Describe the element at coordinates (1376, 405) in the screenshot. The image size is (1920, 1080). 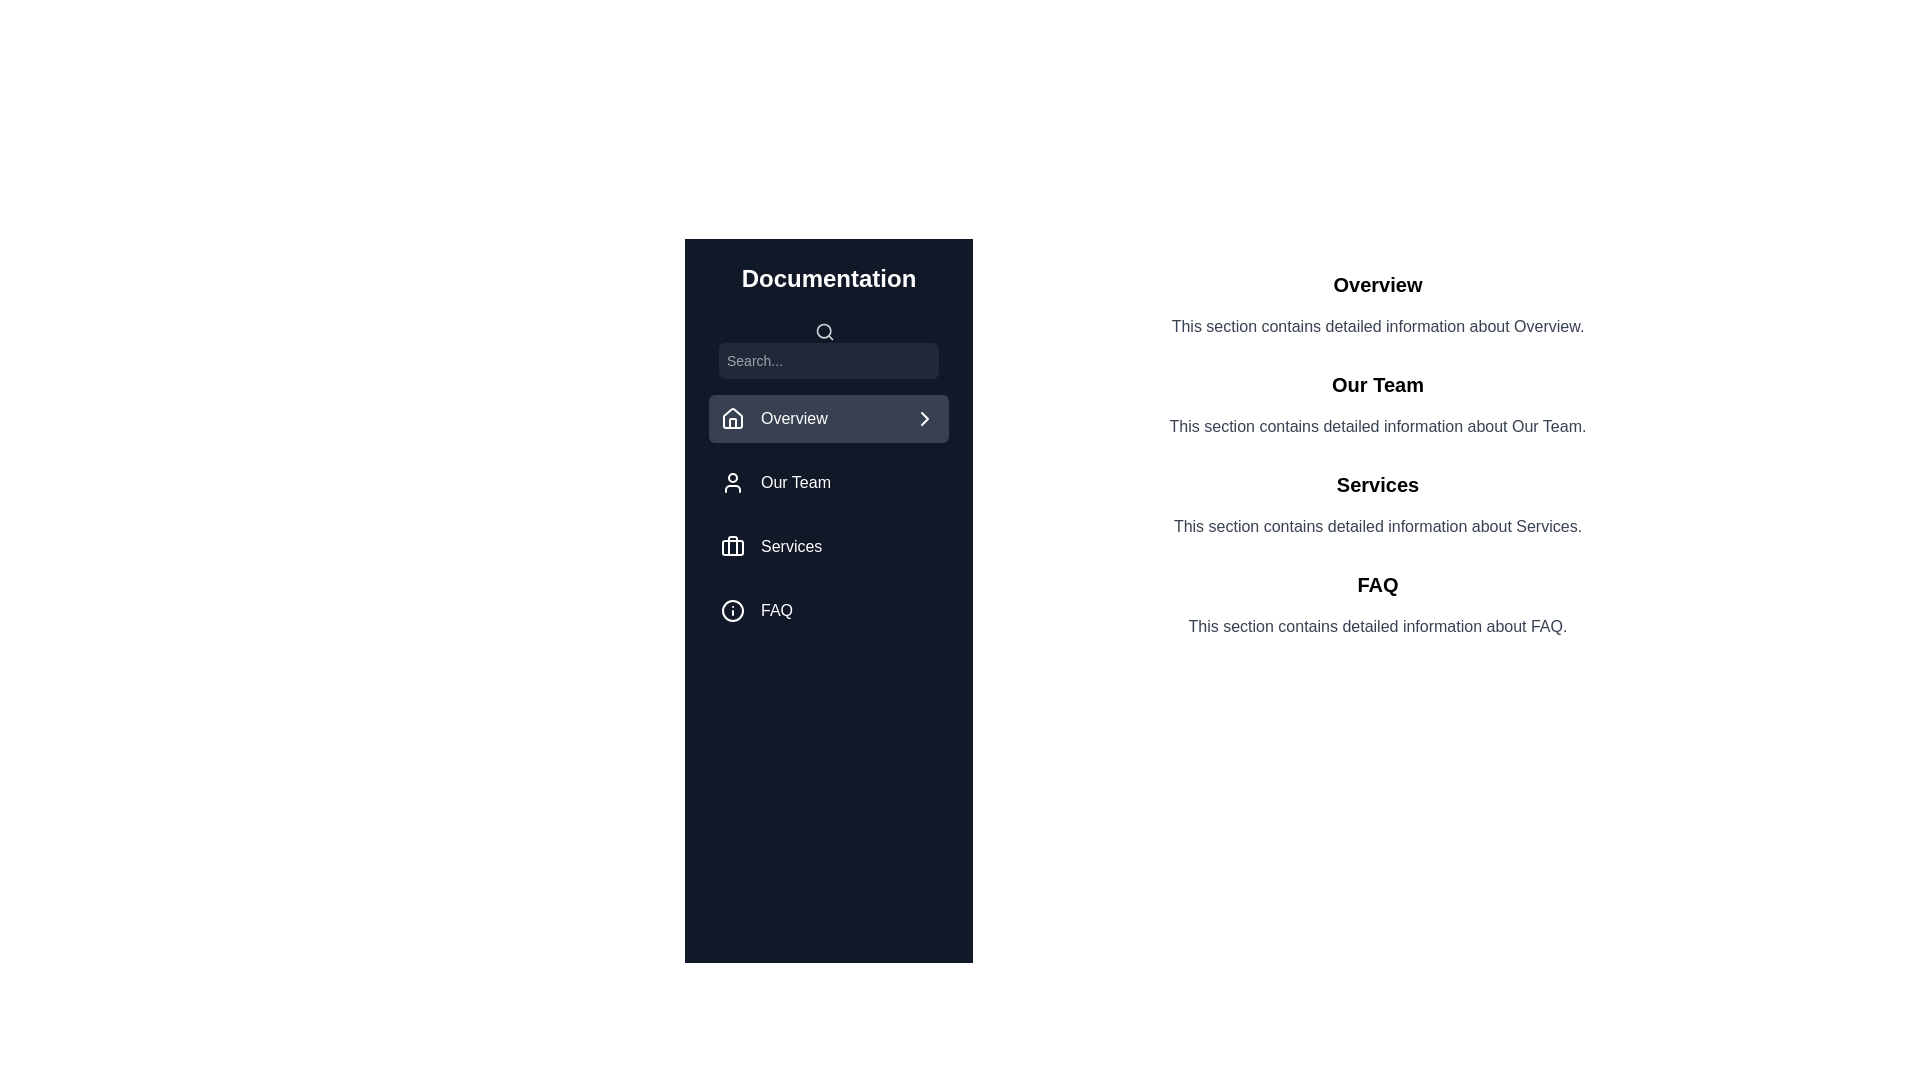
I see `the 'Our Team' text block` at that location.